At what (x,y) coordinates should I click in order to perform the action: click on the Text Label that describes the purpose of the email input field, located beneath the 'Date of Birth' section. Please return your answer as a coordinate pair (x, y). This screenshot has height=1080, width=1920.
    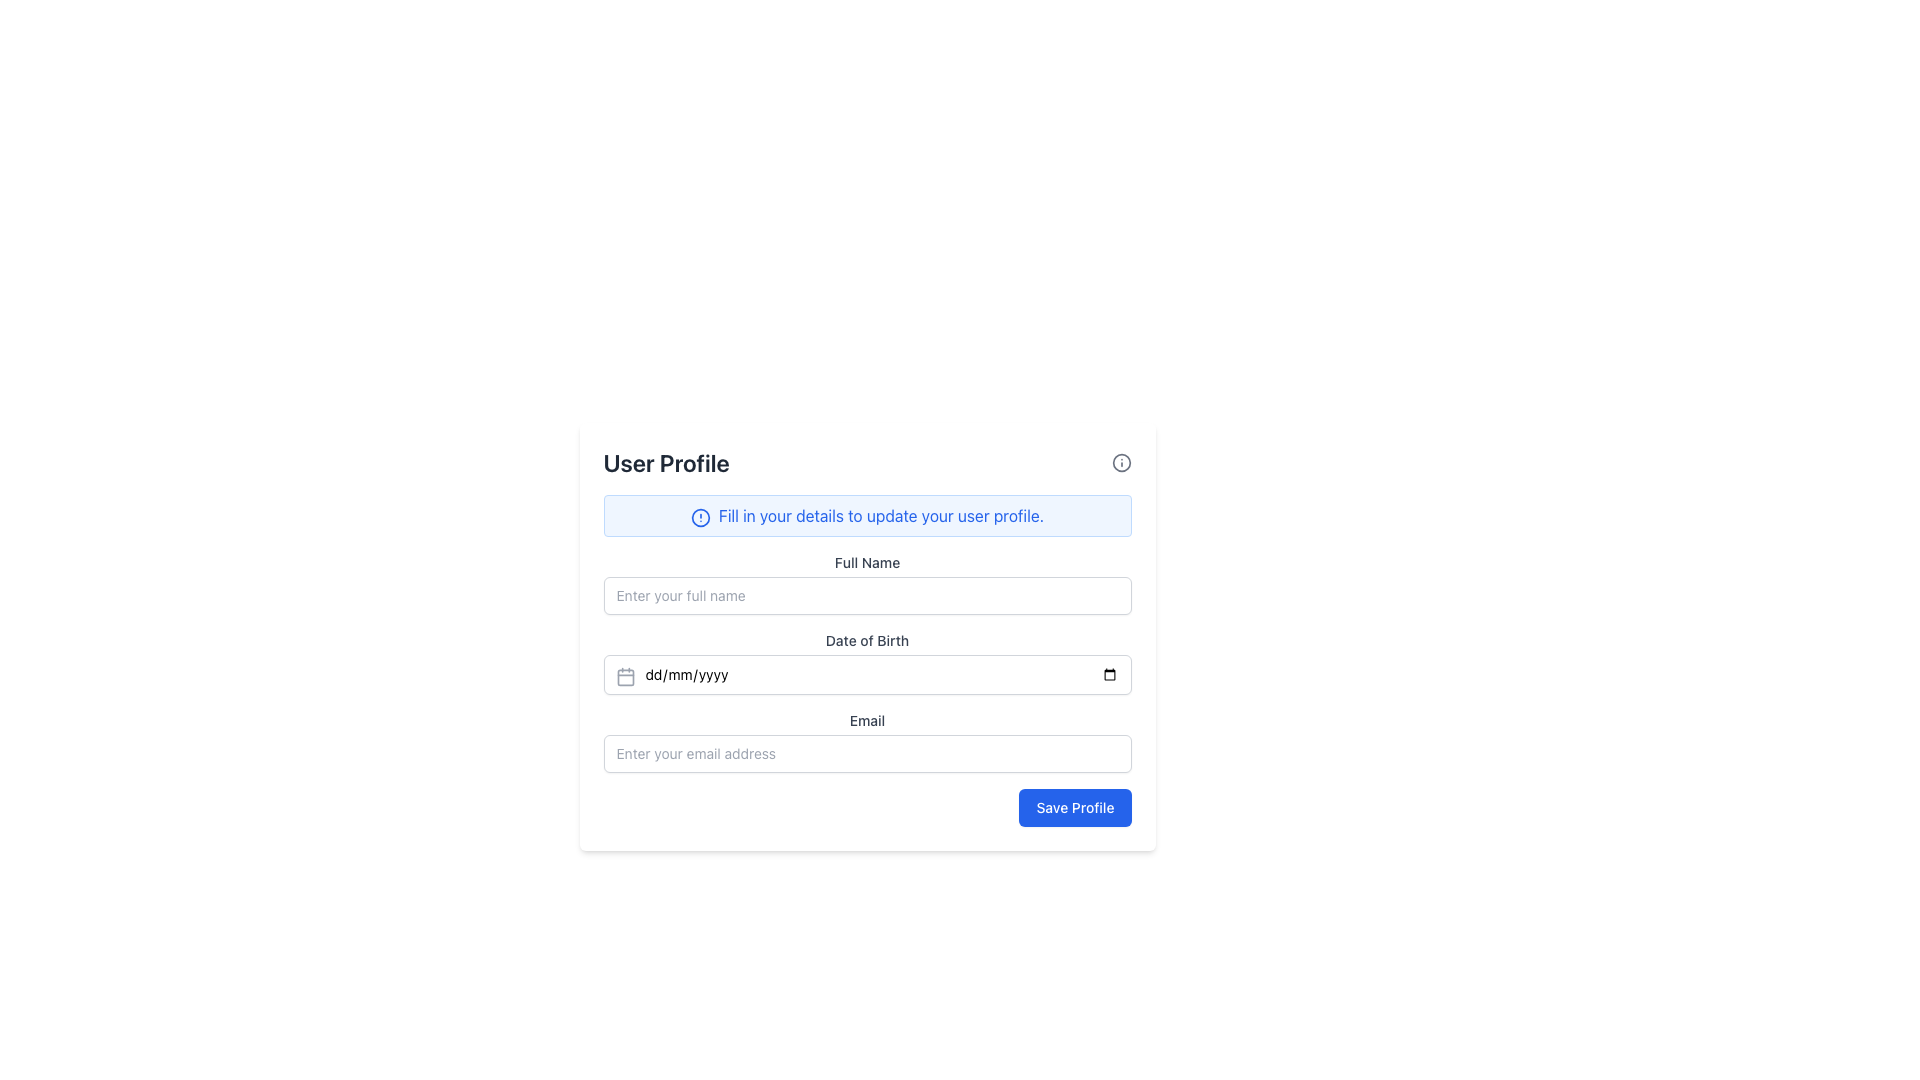
    Looking at the image, I should click on (867, 721).